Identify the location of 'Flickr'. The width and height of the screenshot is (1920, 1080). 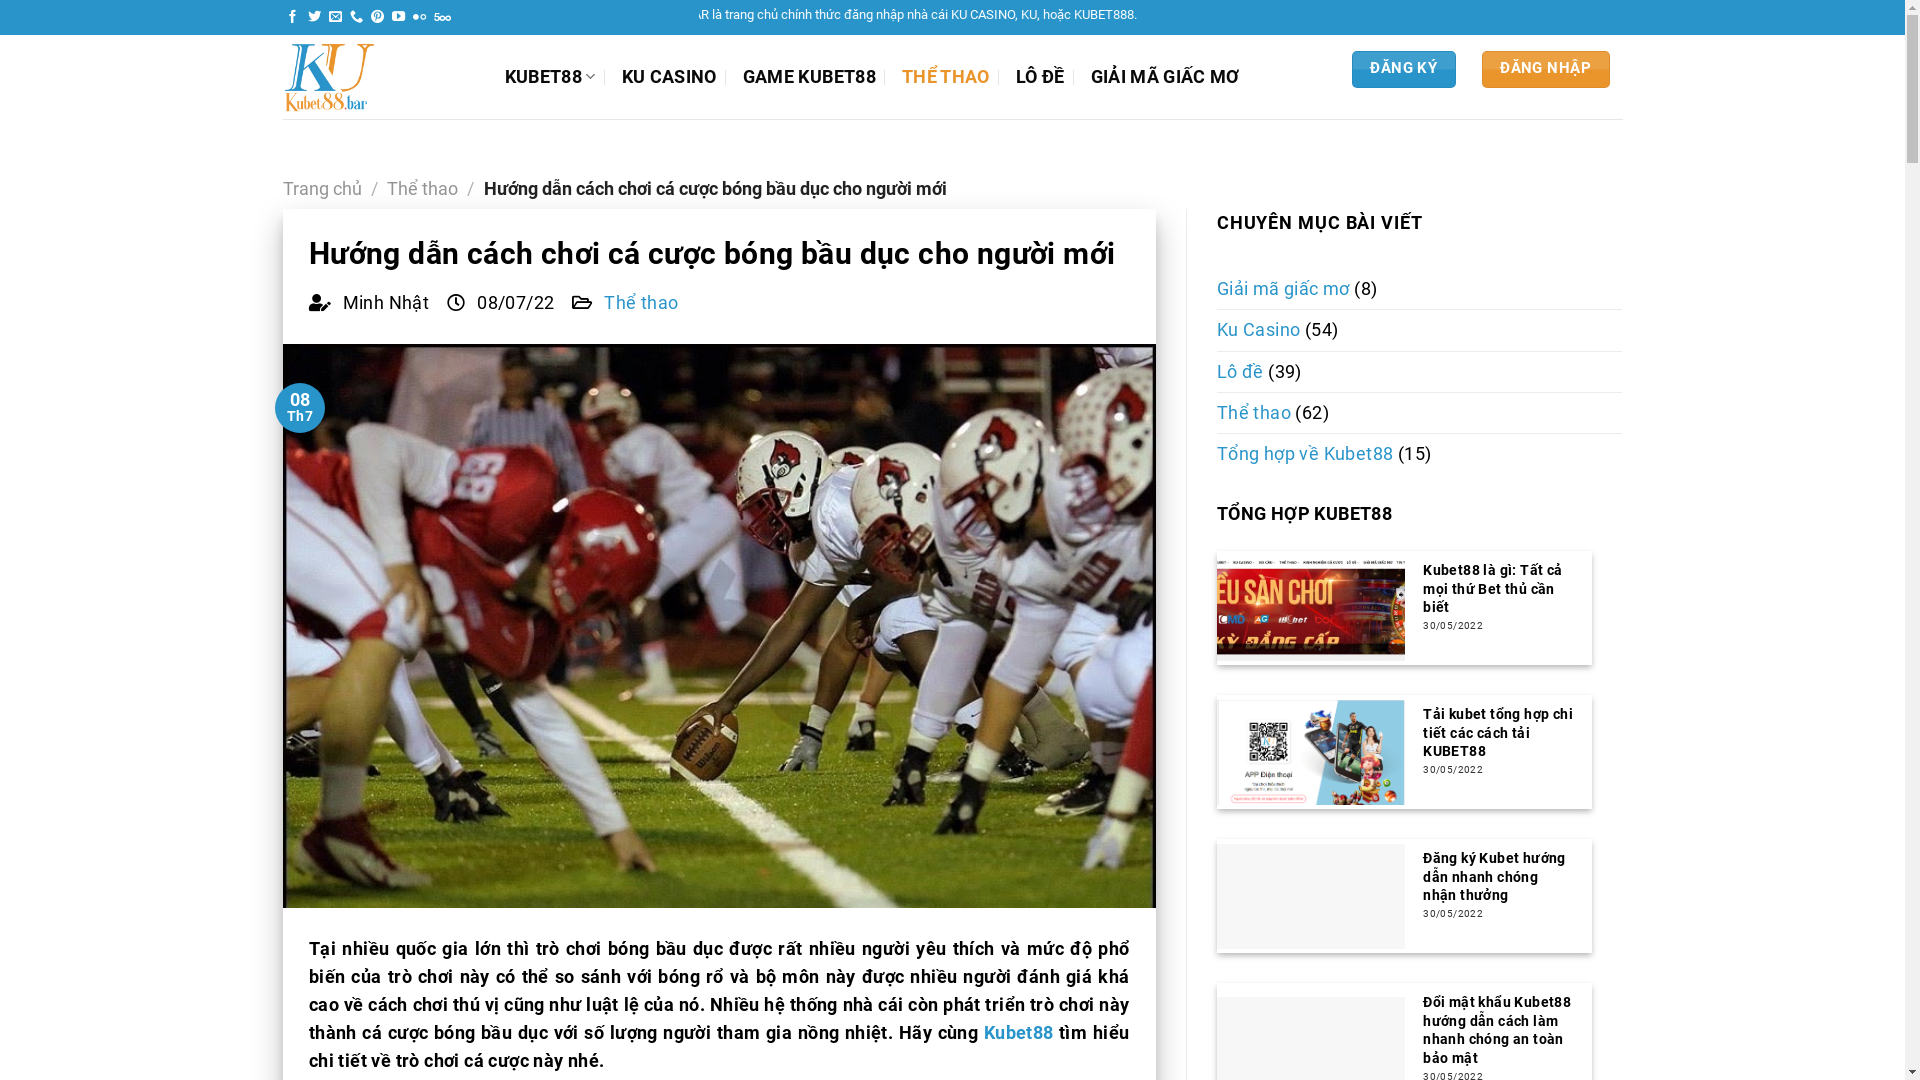
(411, 17).